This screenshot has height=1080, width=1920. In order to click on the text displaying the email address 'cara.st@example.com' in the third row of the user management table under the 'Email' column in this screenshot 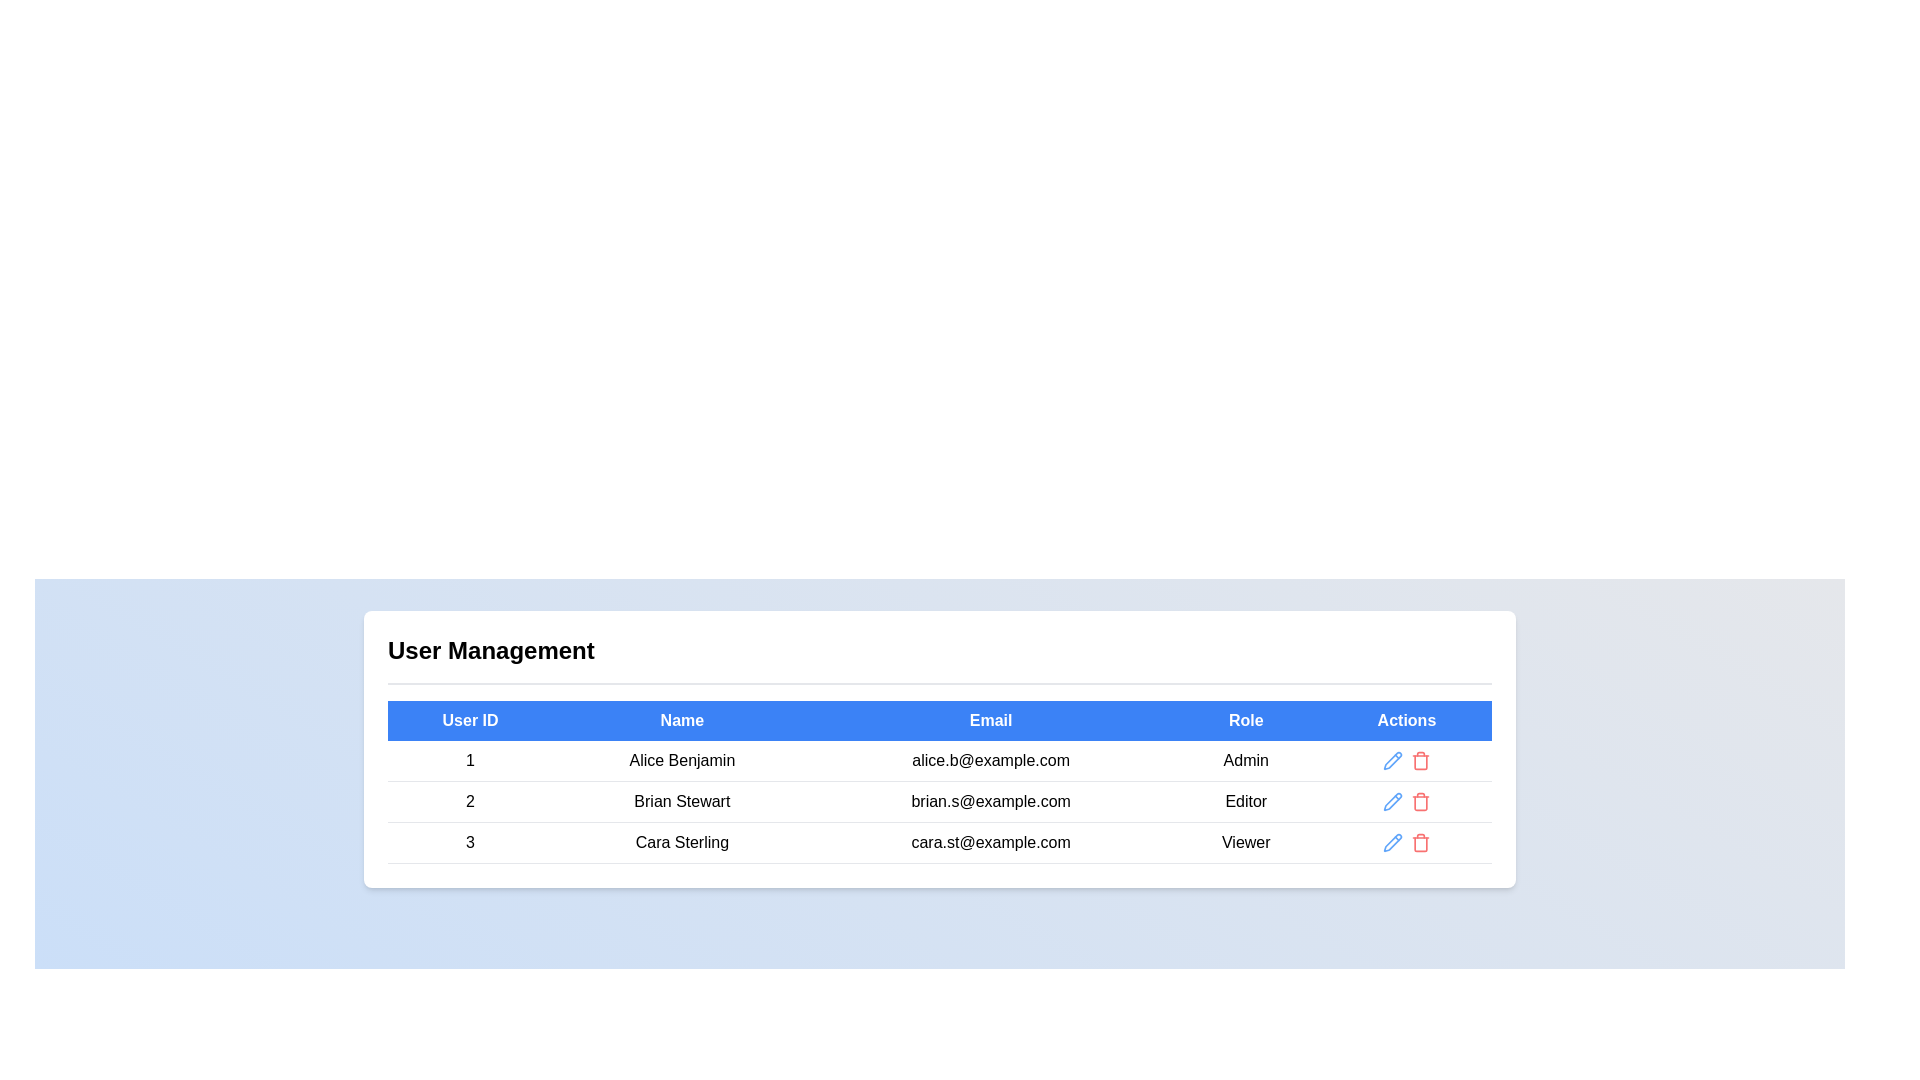, I will do `click(991, 843)`.